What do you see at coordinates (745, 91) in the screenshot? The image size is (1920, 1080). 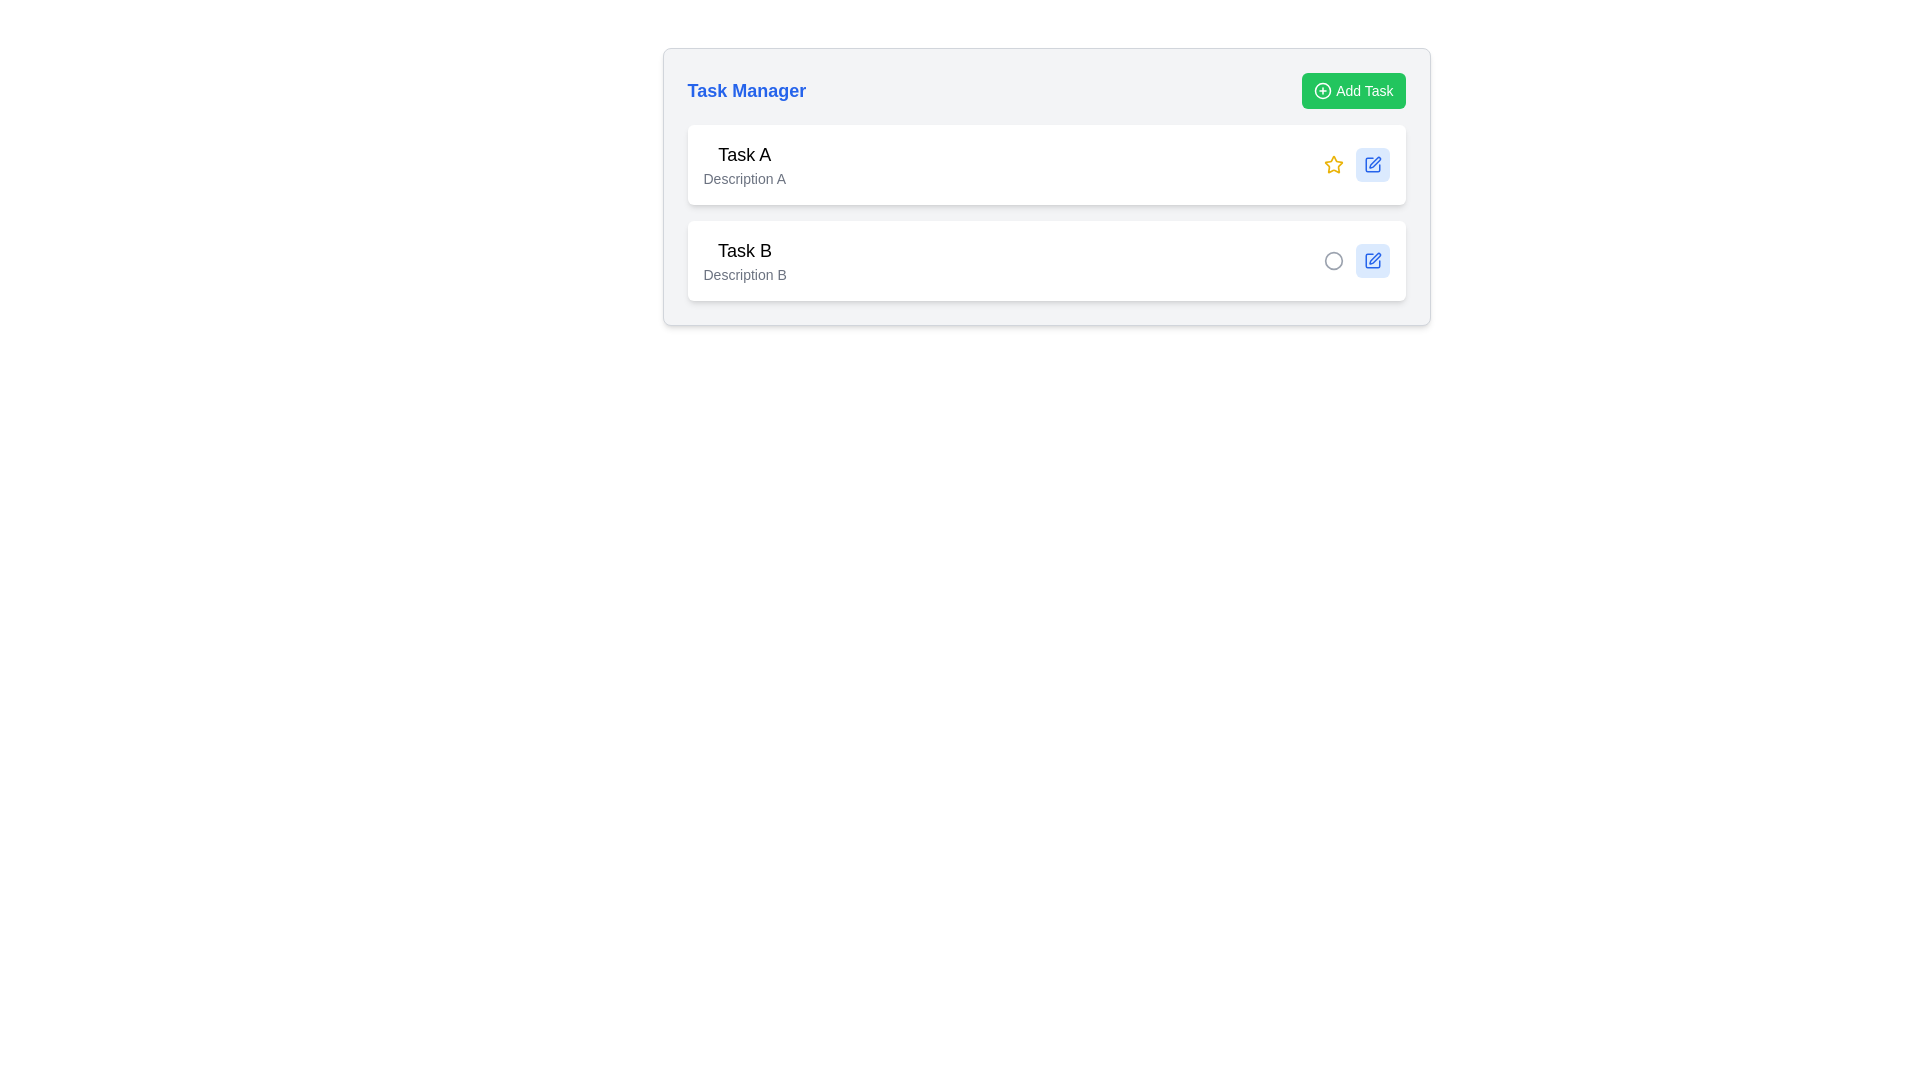 I see `the 'Task Manager' text label, which is prominently displayed in bold blue font at the top-left part of the header` at bounding box center [745, 91].